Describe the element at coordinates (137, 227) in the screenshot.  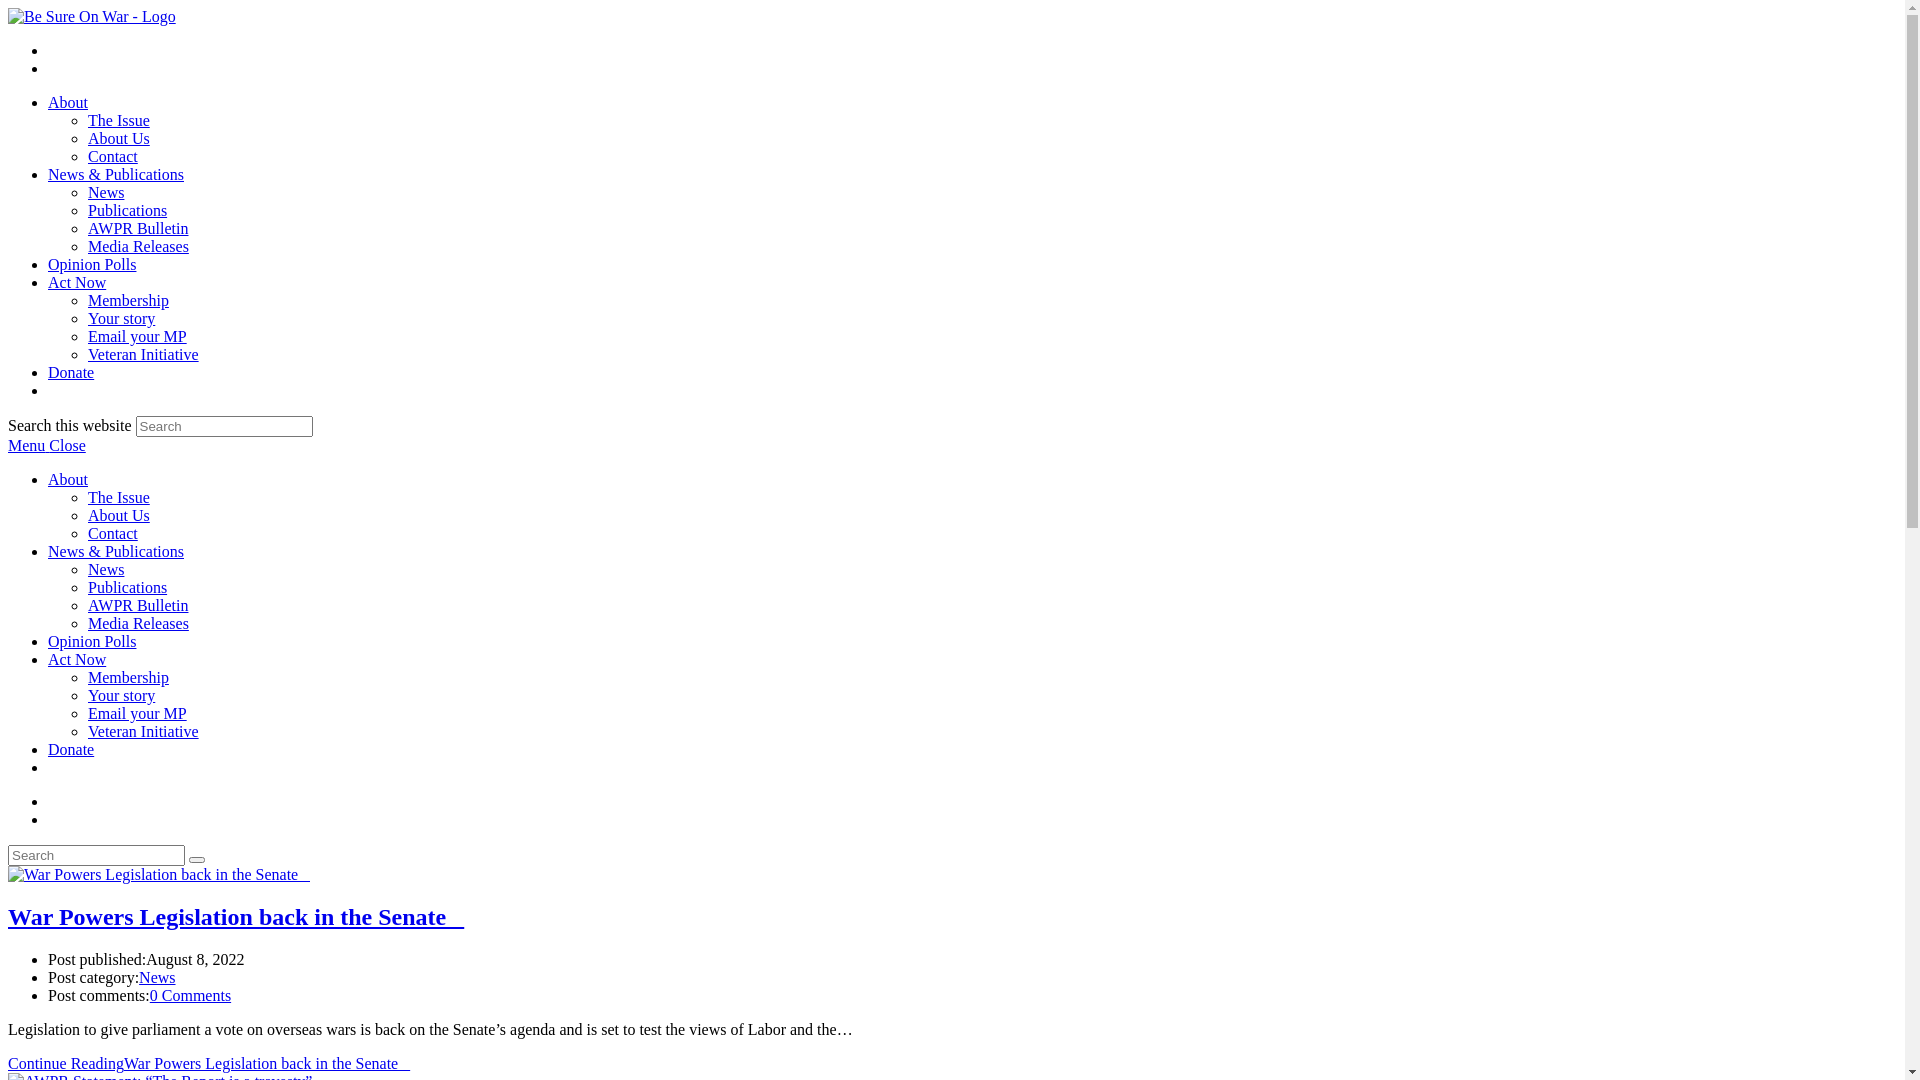
I see `'AWPR Bulletin'` at that location.